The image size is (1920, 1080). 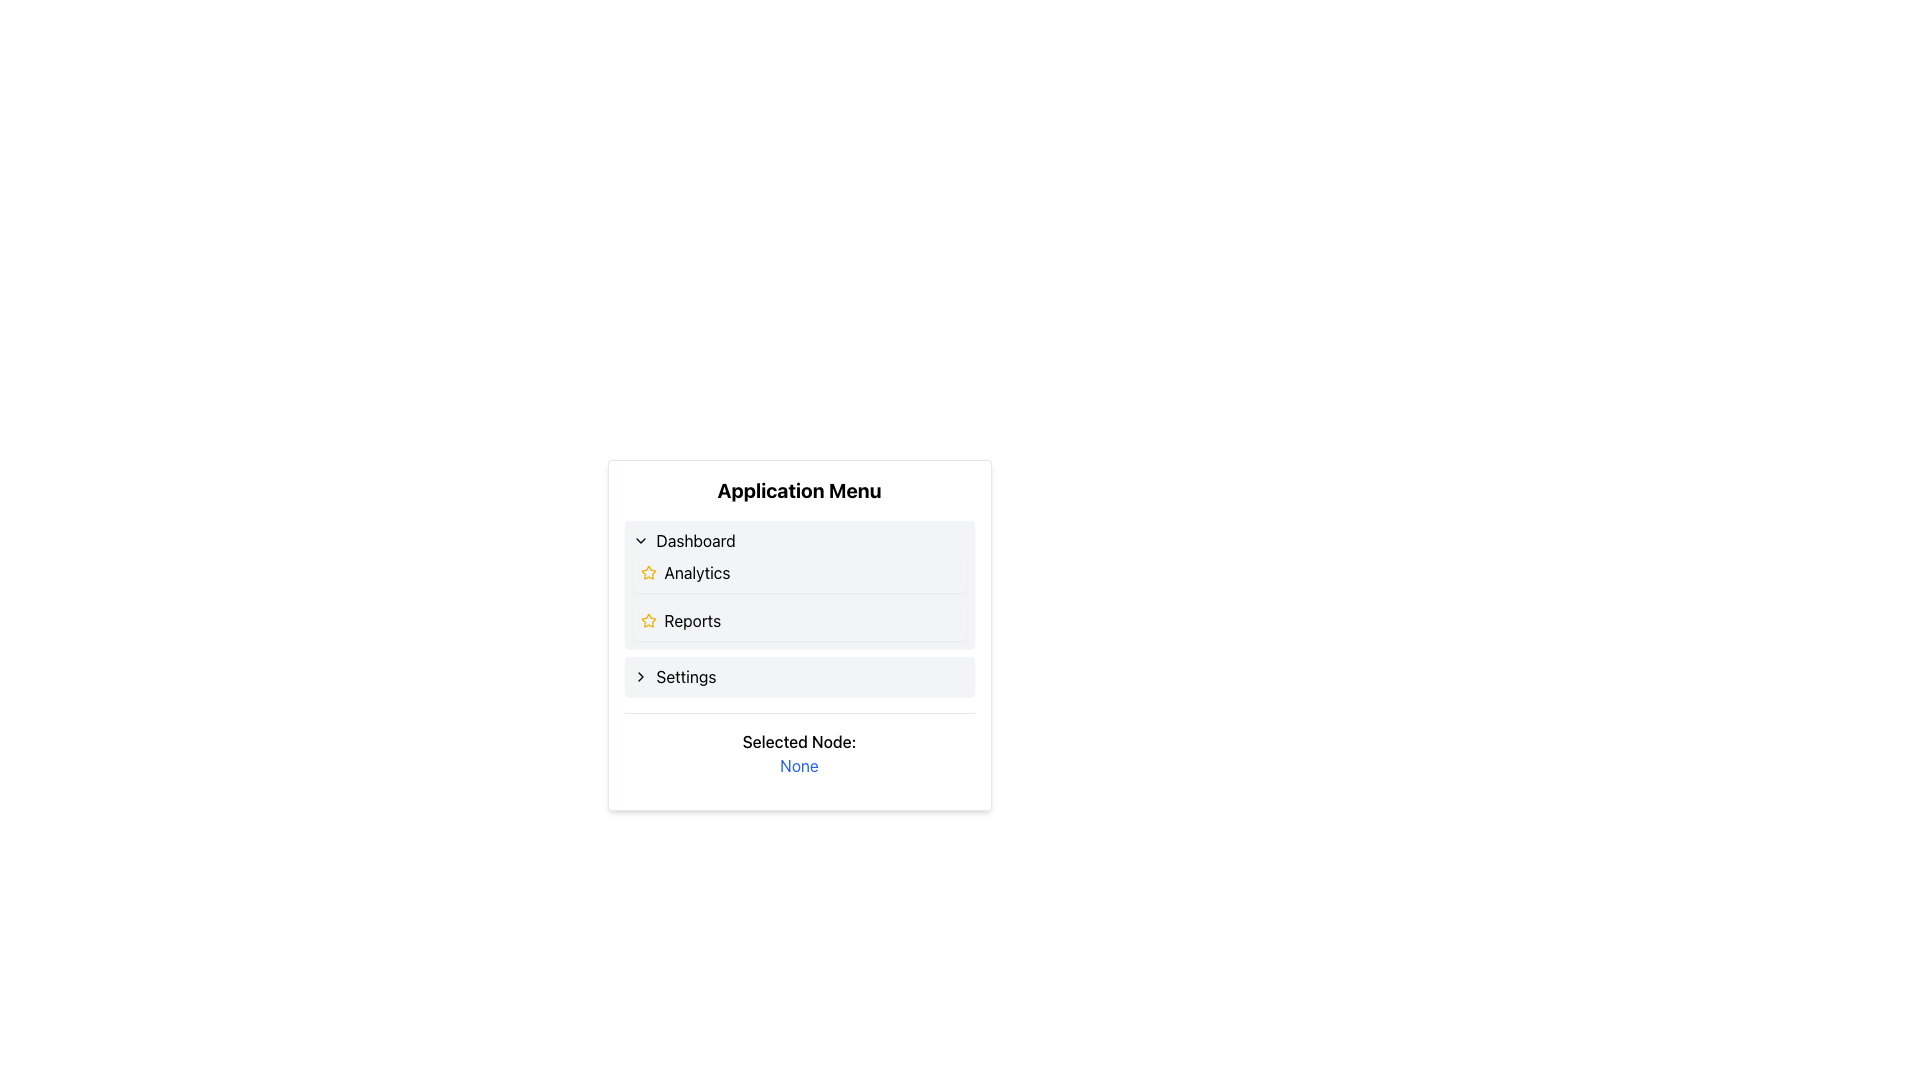 What do you see at coordinates (686, 676) in the screenshot?
I see `the 'Settings' text label in the vertical menu` at bounding box center [686, 676].